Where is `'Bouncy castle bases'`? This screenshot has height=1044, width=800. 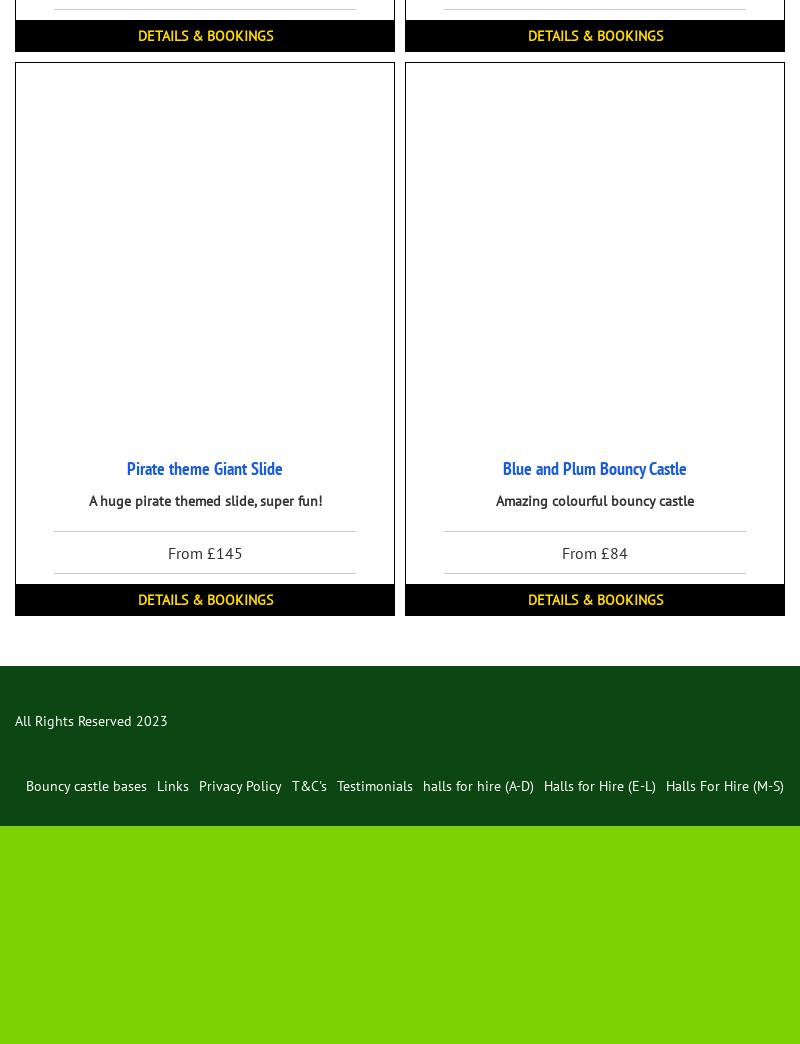 'Bouncy castle bases' is located at coordinates (26, 785).